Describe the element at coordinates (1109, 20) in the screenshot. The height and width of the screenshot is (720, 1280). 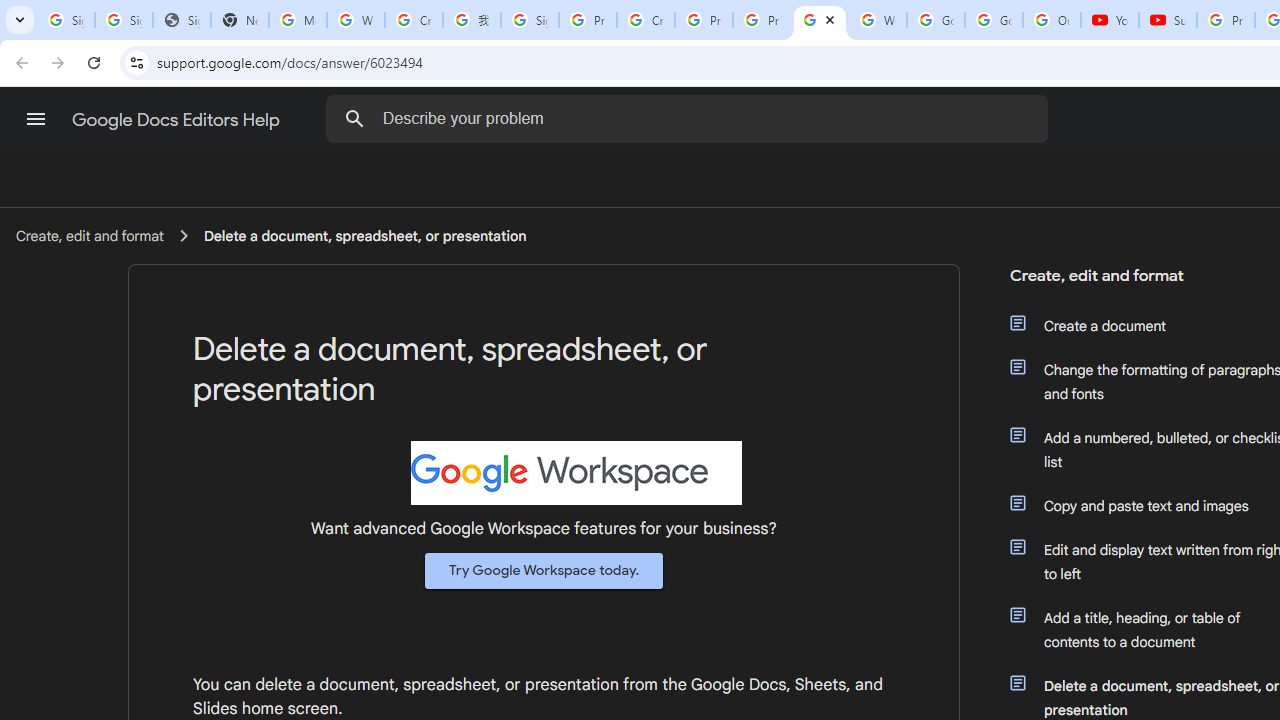
I see `'YouTube'` at that location.